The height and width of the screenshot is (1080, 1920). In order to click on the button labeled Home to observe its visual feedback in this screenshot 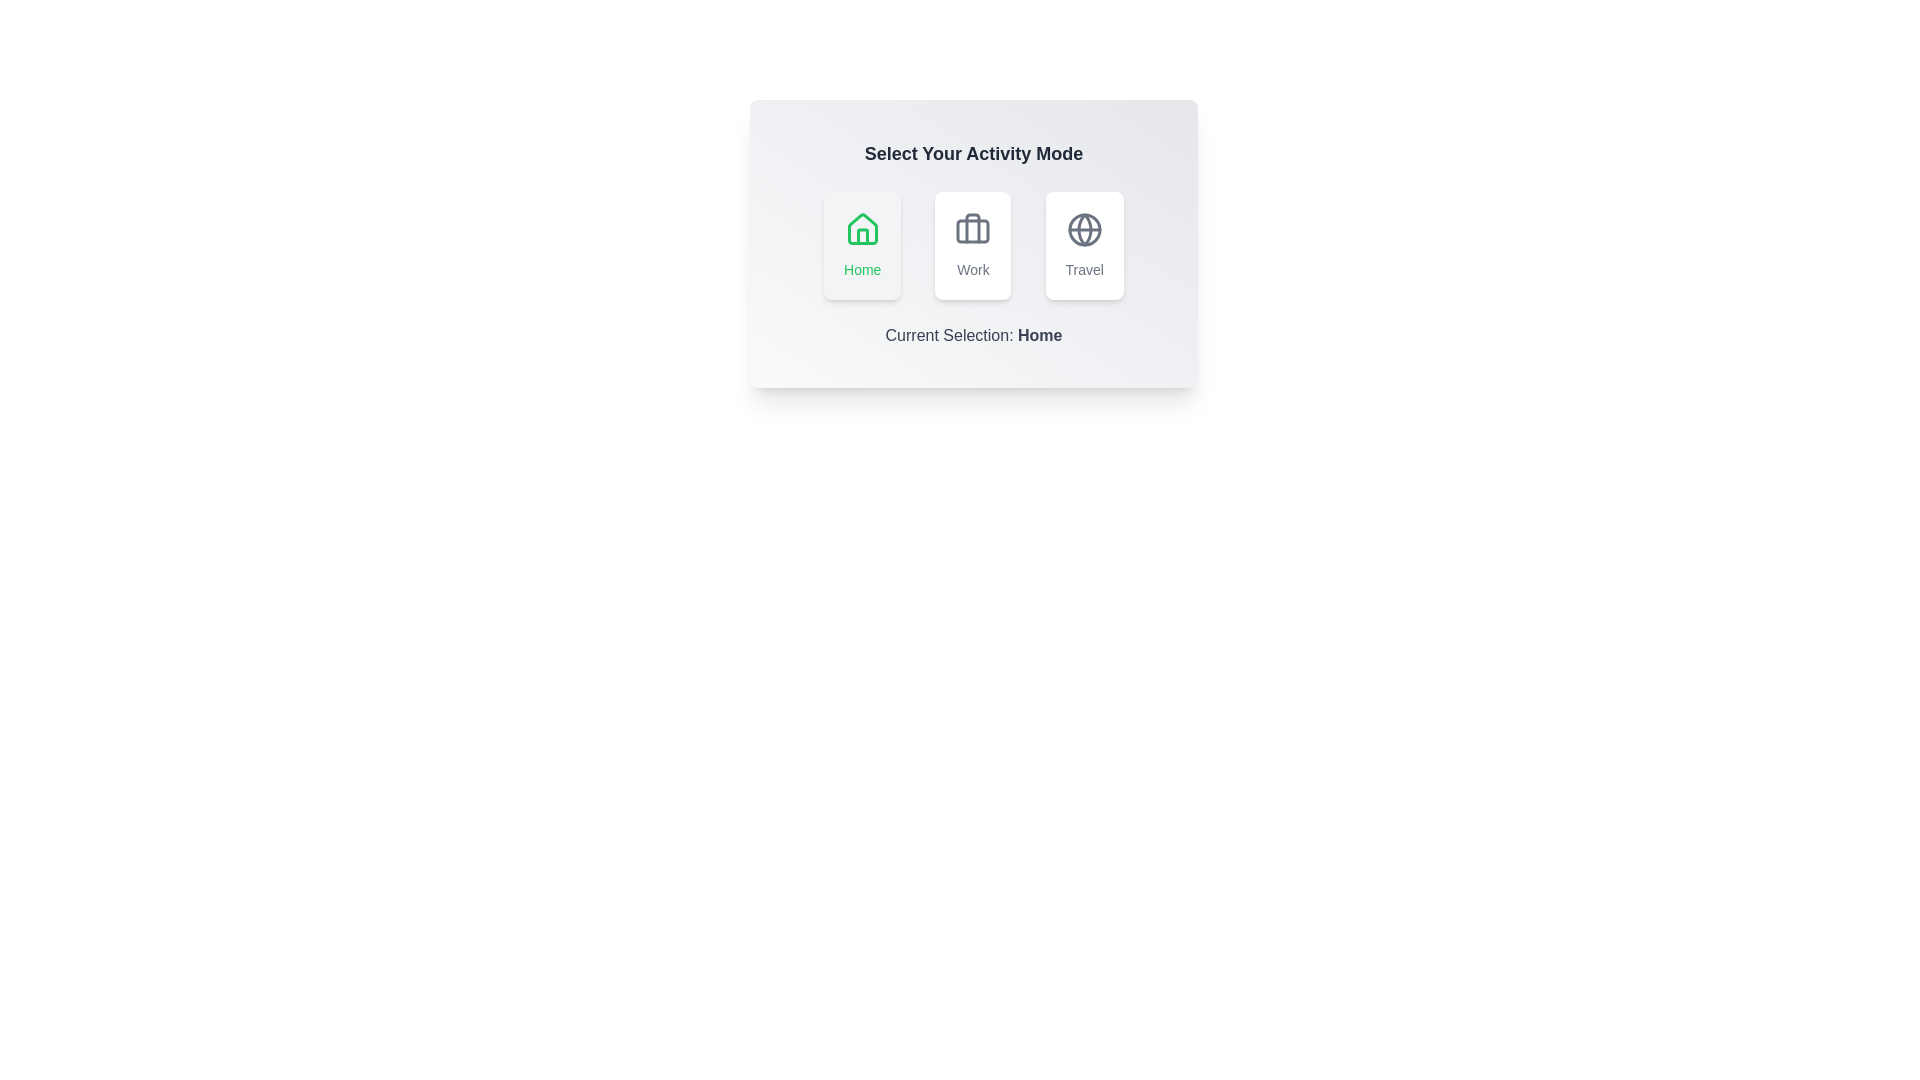, I will do `click(862, 245)`.